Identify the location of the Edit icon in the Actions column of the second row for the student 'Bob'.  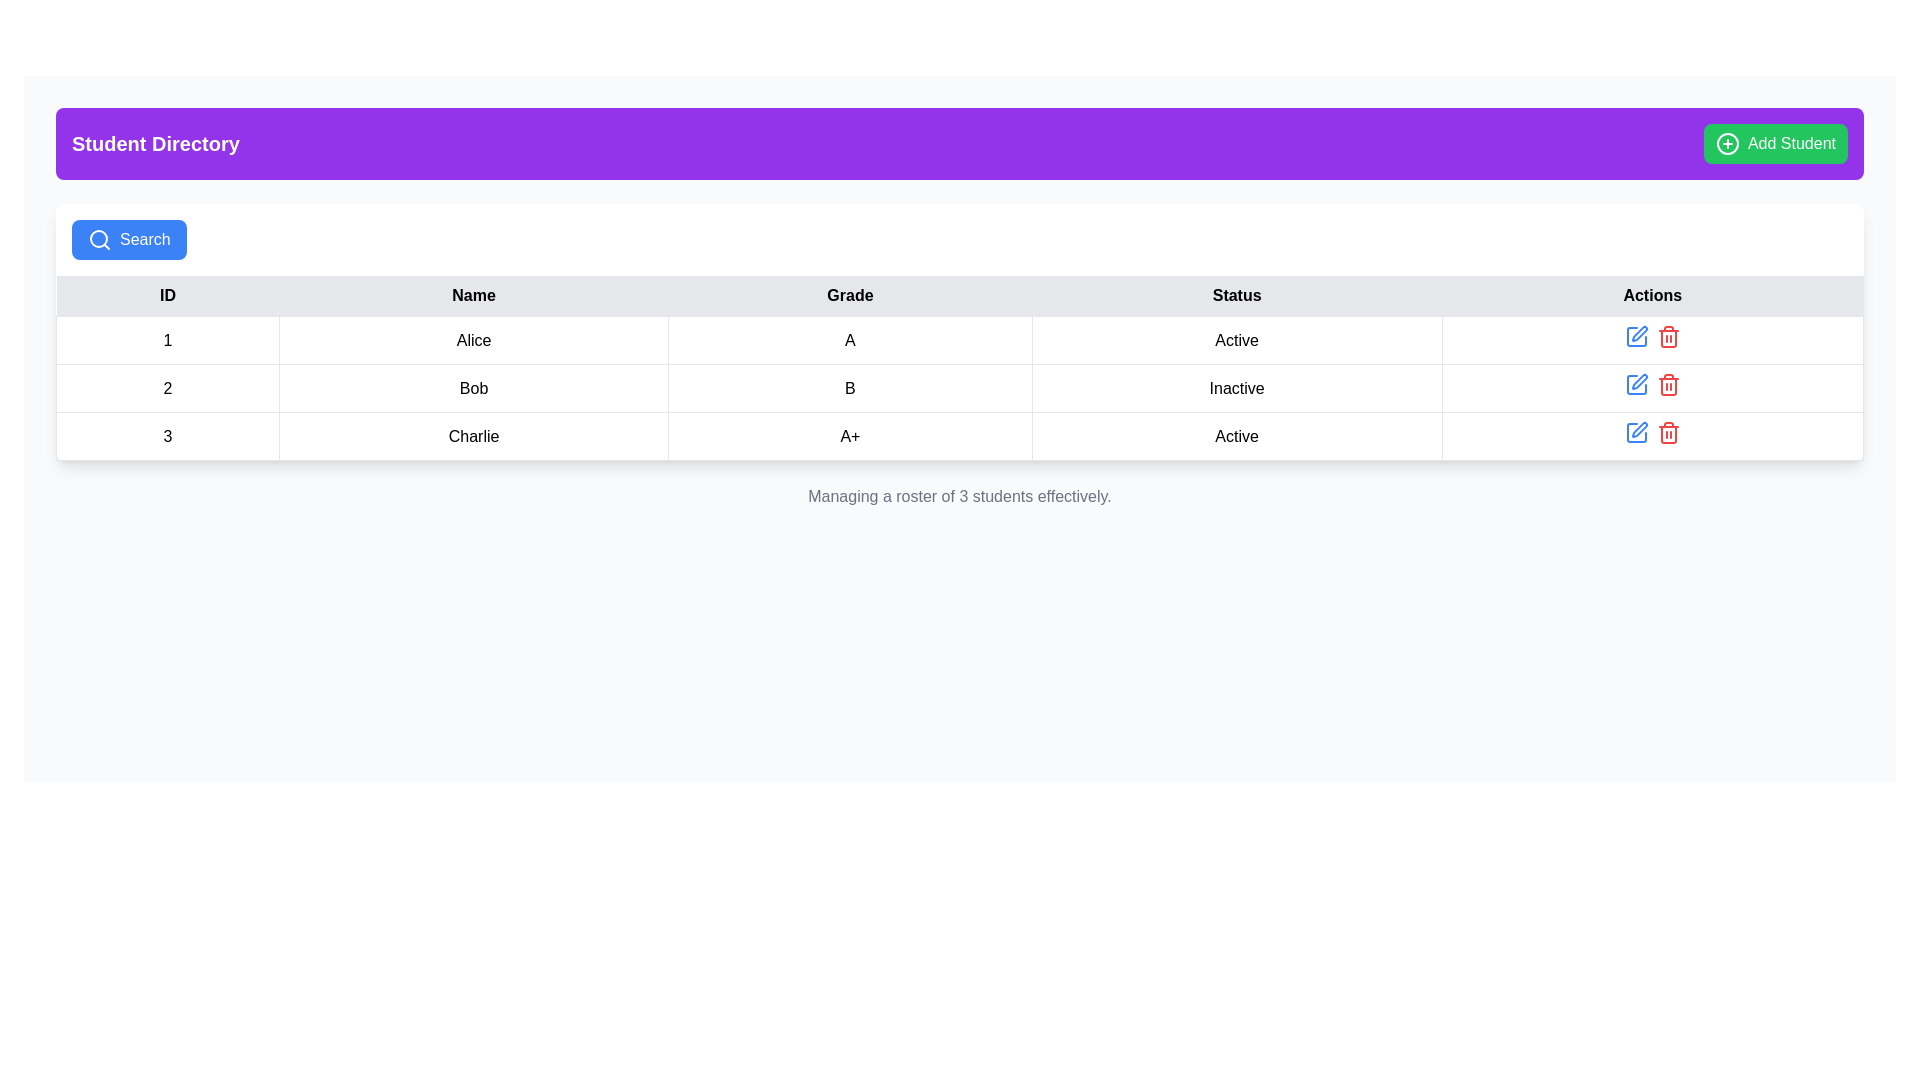
(1636, 335).